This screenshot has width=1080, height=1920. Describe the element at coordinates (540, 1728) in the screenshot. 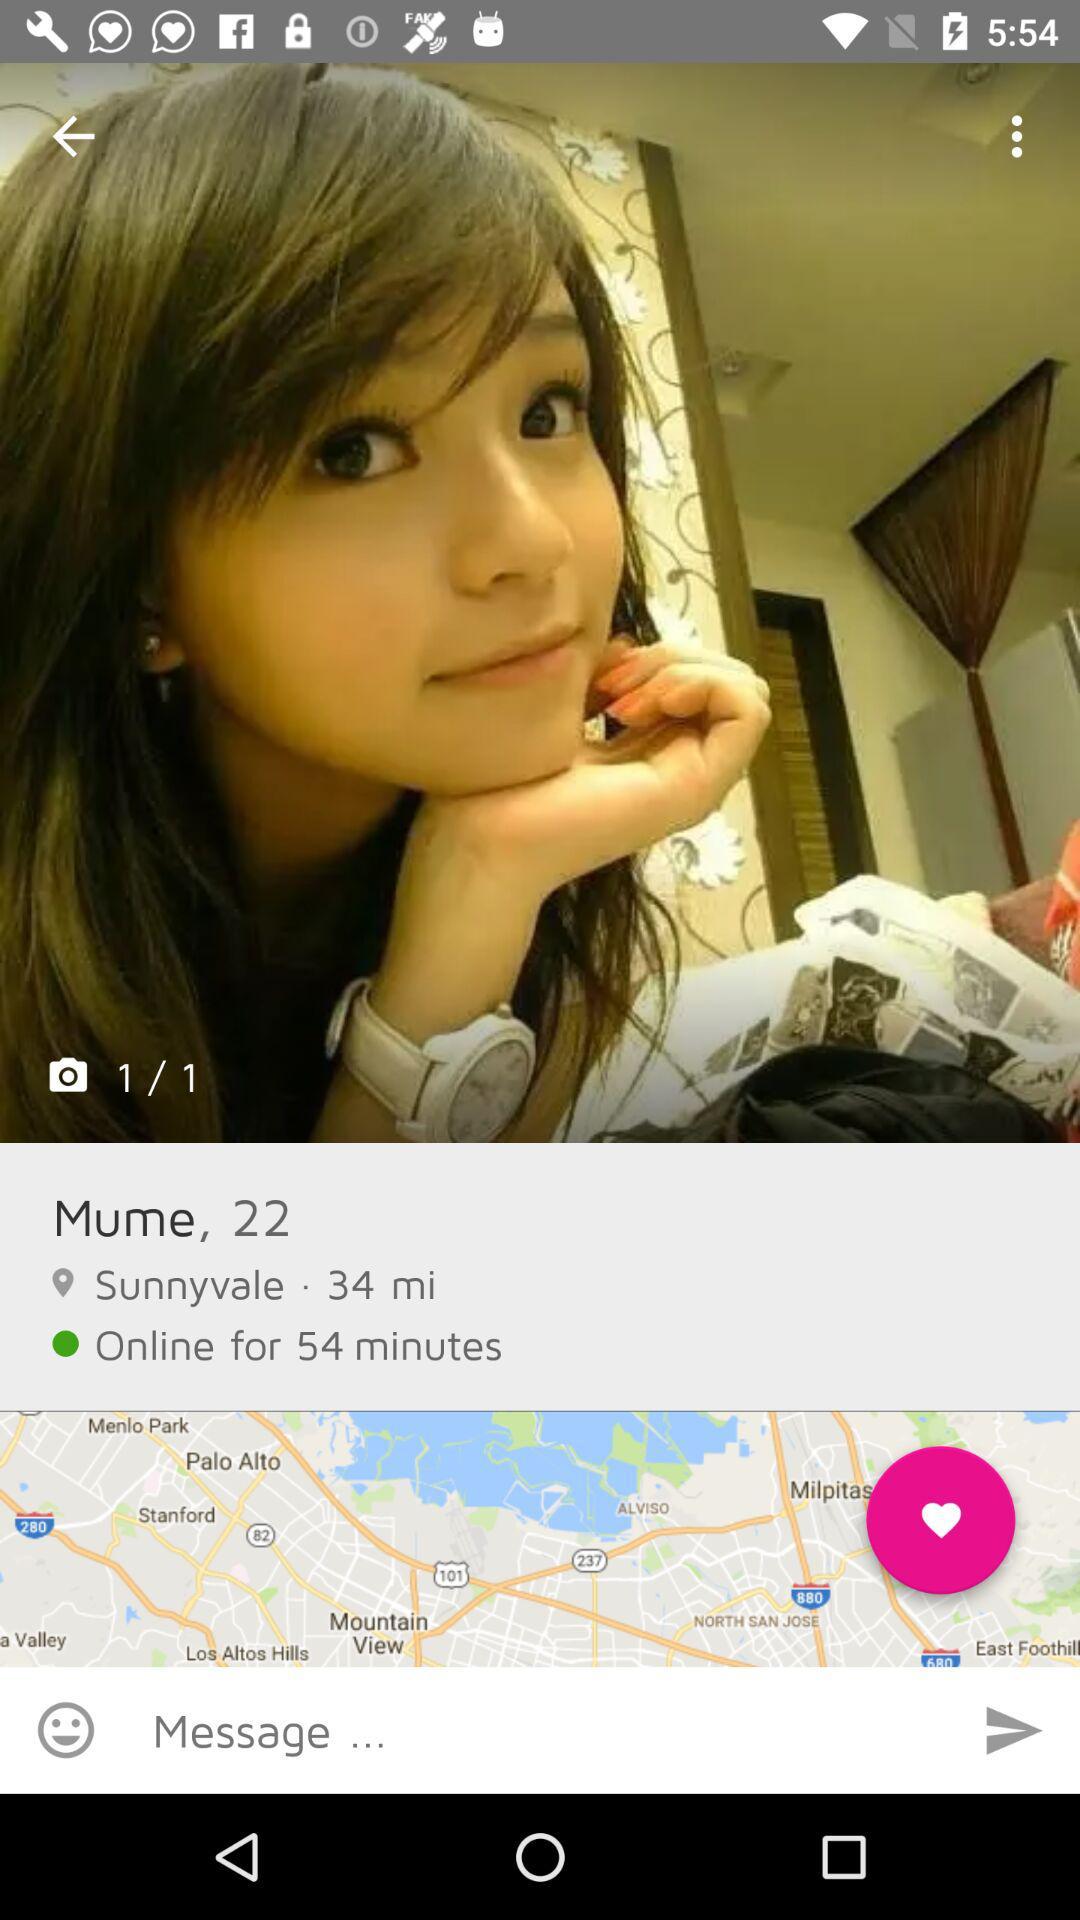

I see `message` at that location.